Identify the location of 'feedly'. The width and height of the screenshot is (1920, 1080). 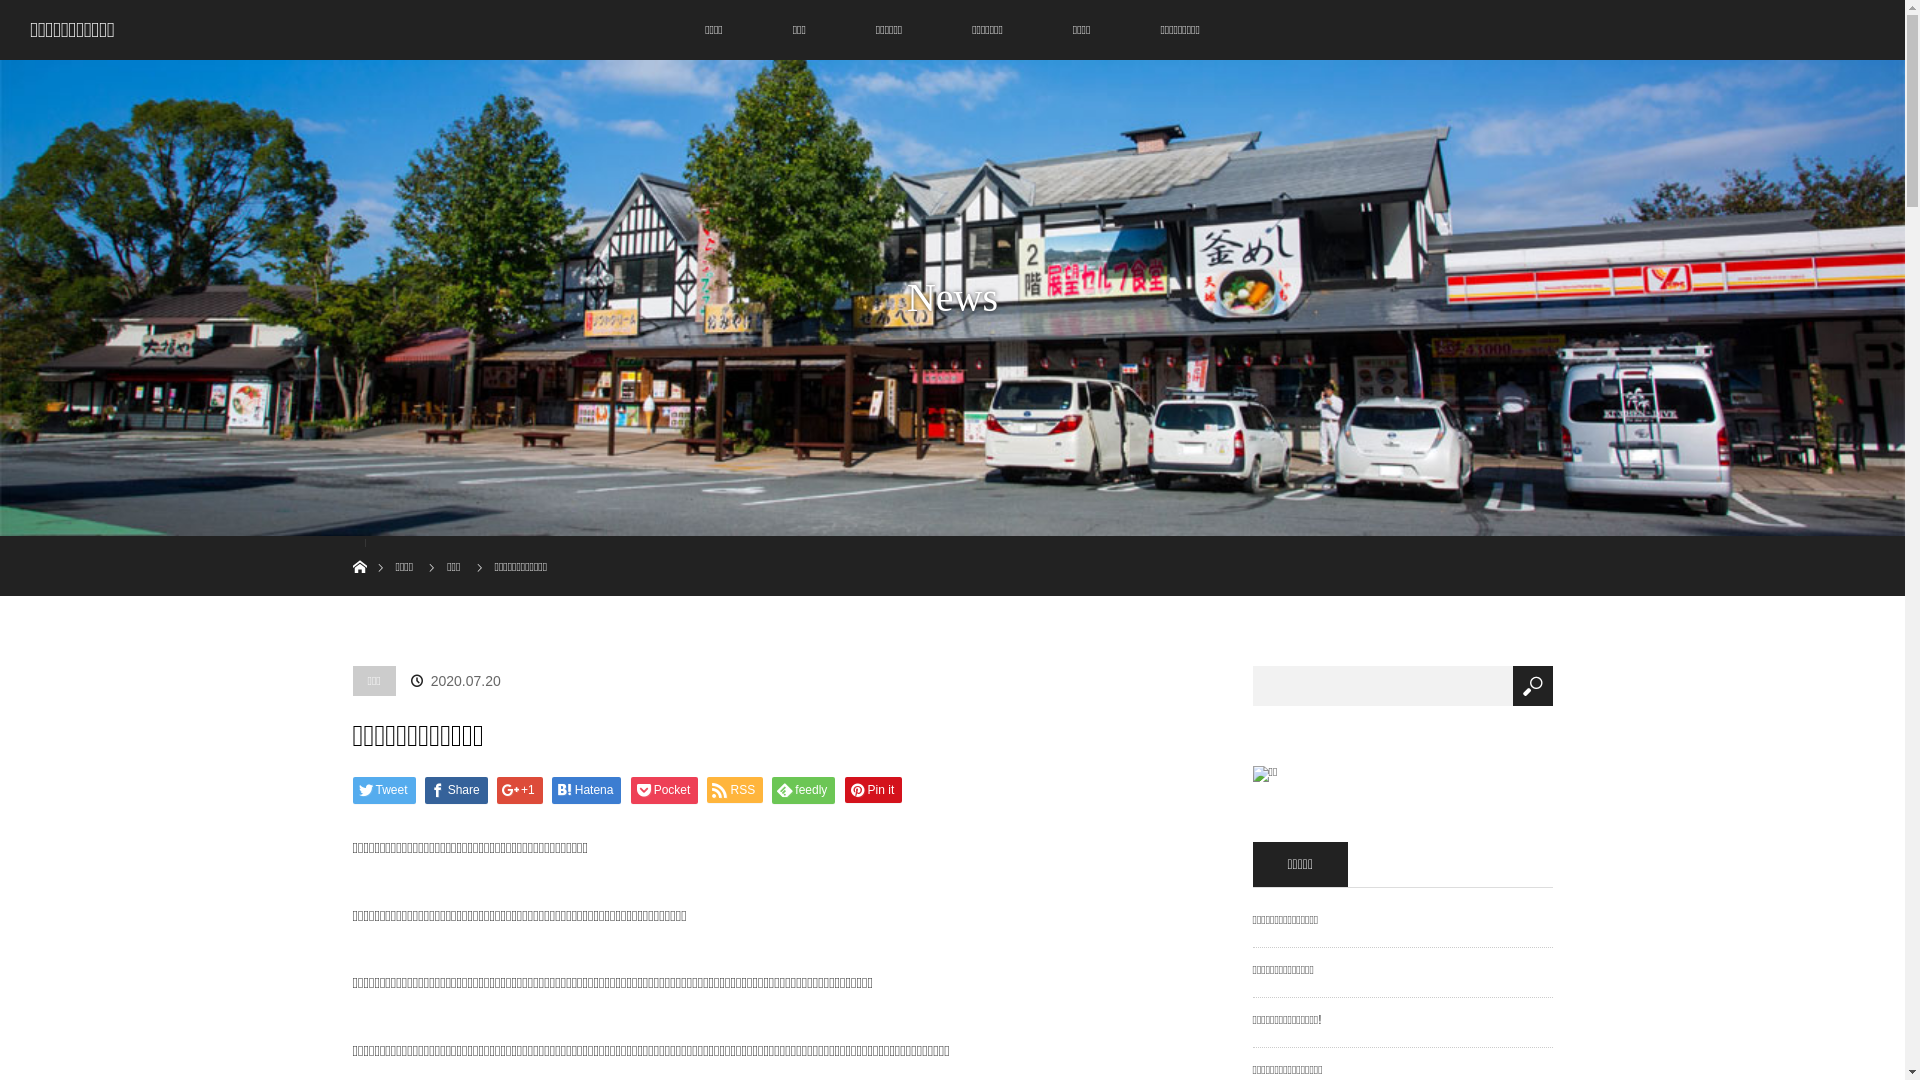
(803, 789).